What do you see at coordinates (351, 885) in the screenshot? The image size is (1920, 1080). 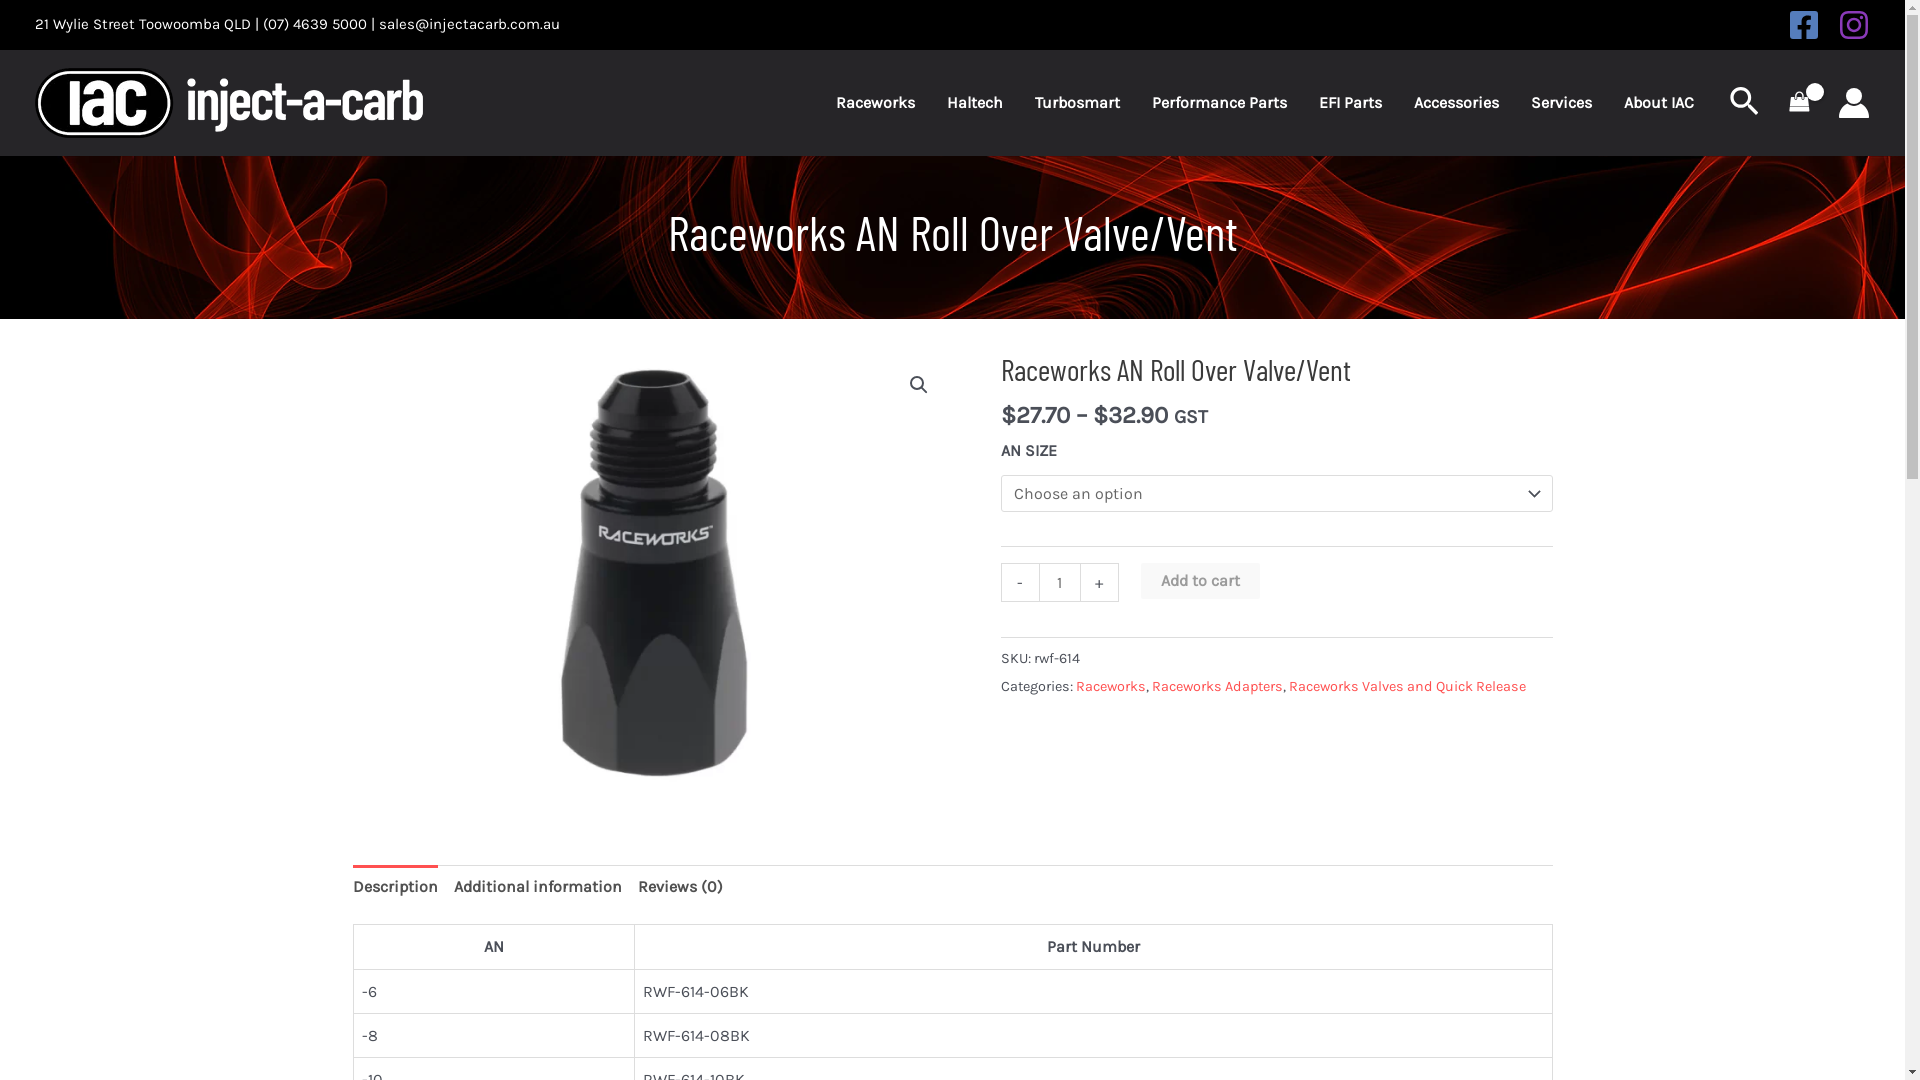 I see `'Description'` at bounding box center [351, 885].